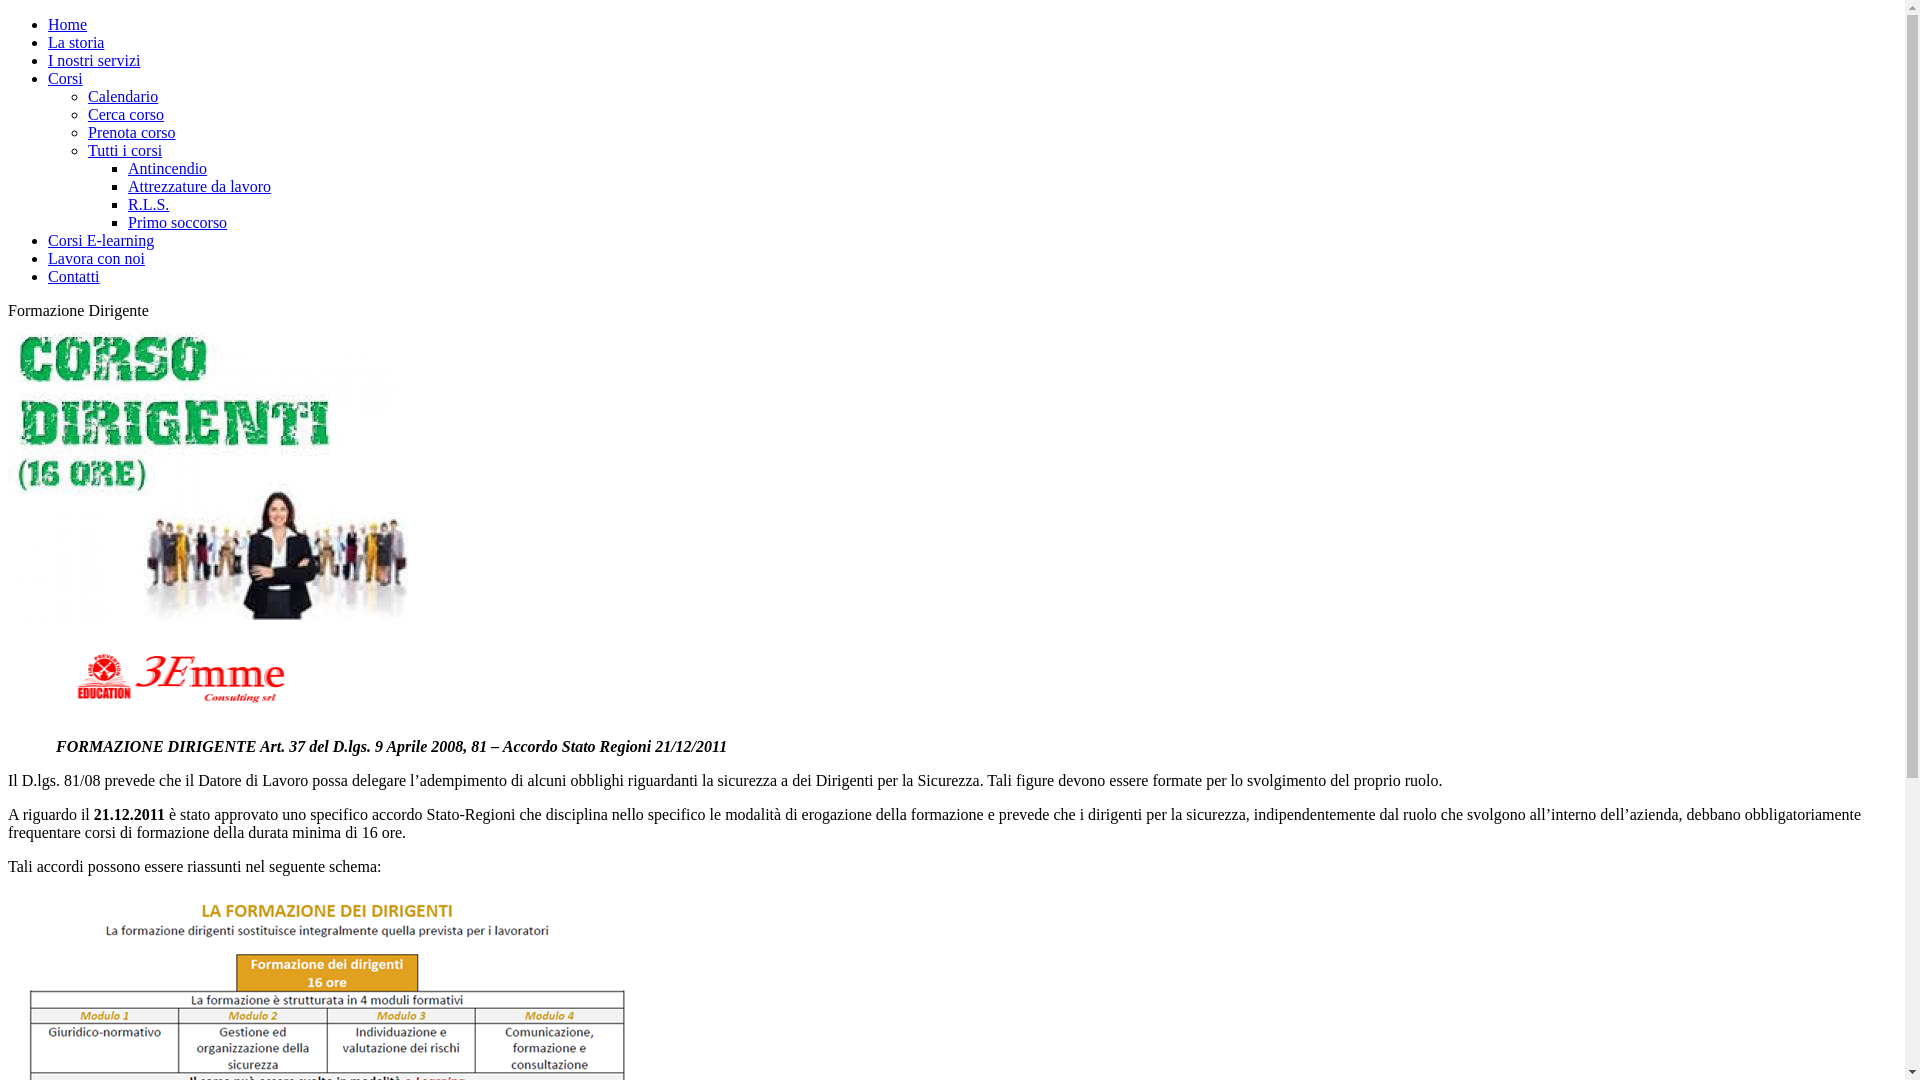 Image resolution: width=1920 pixels, height=1080 pixels. Describe the element at coordinates (73, 276) in the screenshot. I see `'Contatti'` at that location.